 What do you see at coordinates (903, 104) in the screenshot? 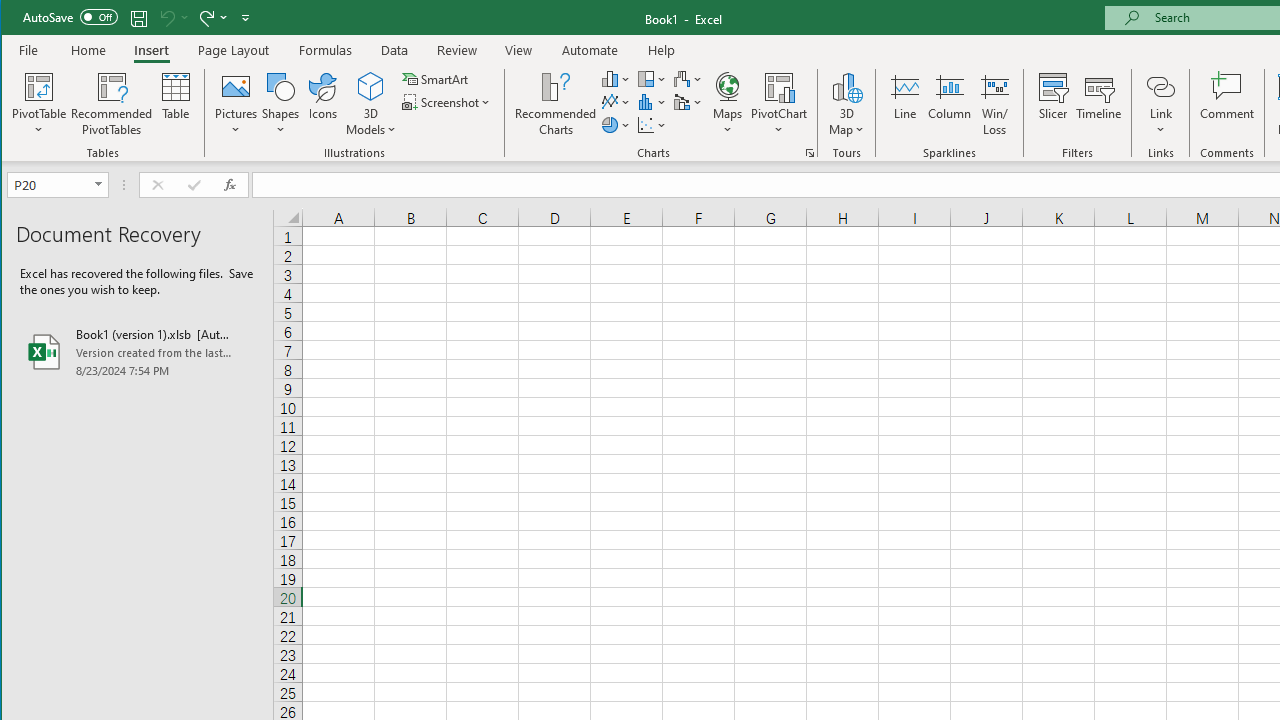
I see `'Line'` at bounding box center [903, 104].